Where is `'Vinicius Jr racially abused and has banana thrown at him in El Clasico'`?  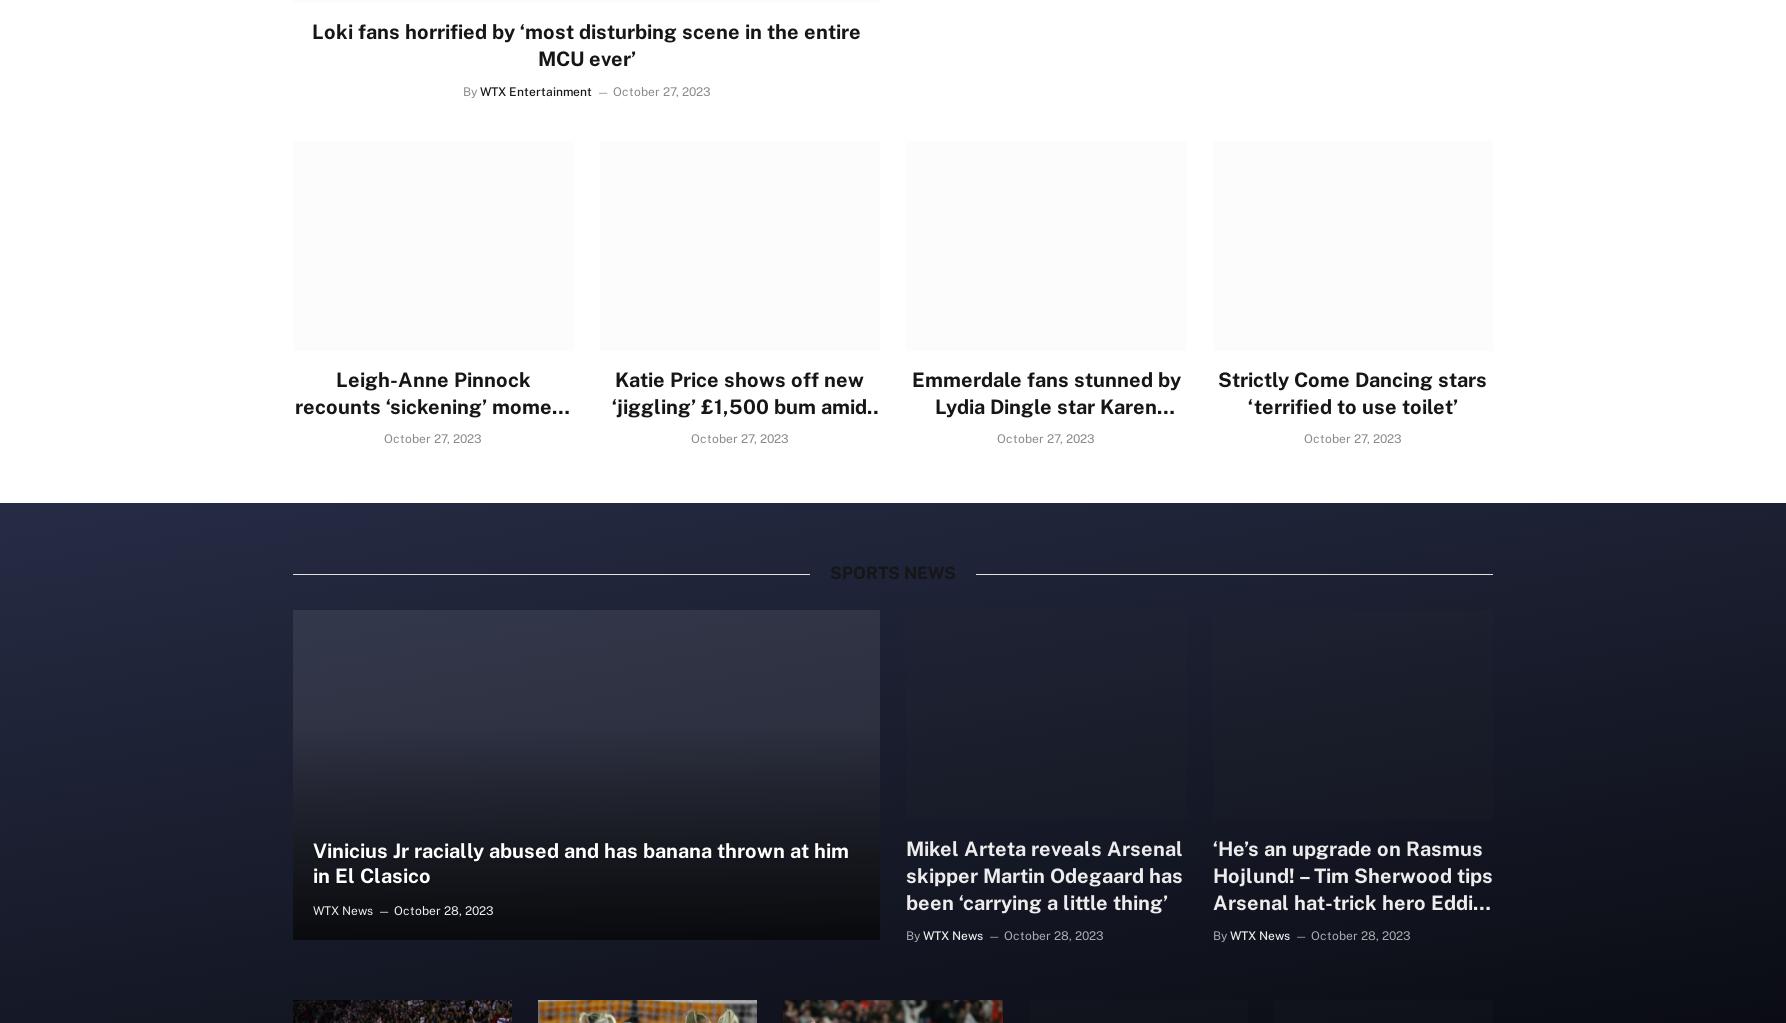
'Vinicius Jr racially abused and has banana thrown at him in El Clasico' is located at coordinates (579, 862).